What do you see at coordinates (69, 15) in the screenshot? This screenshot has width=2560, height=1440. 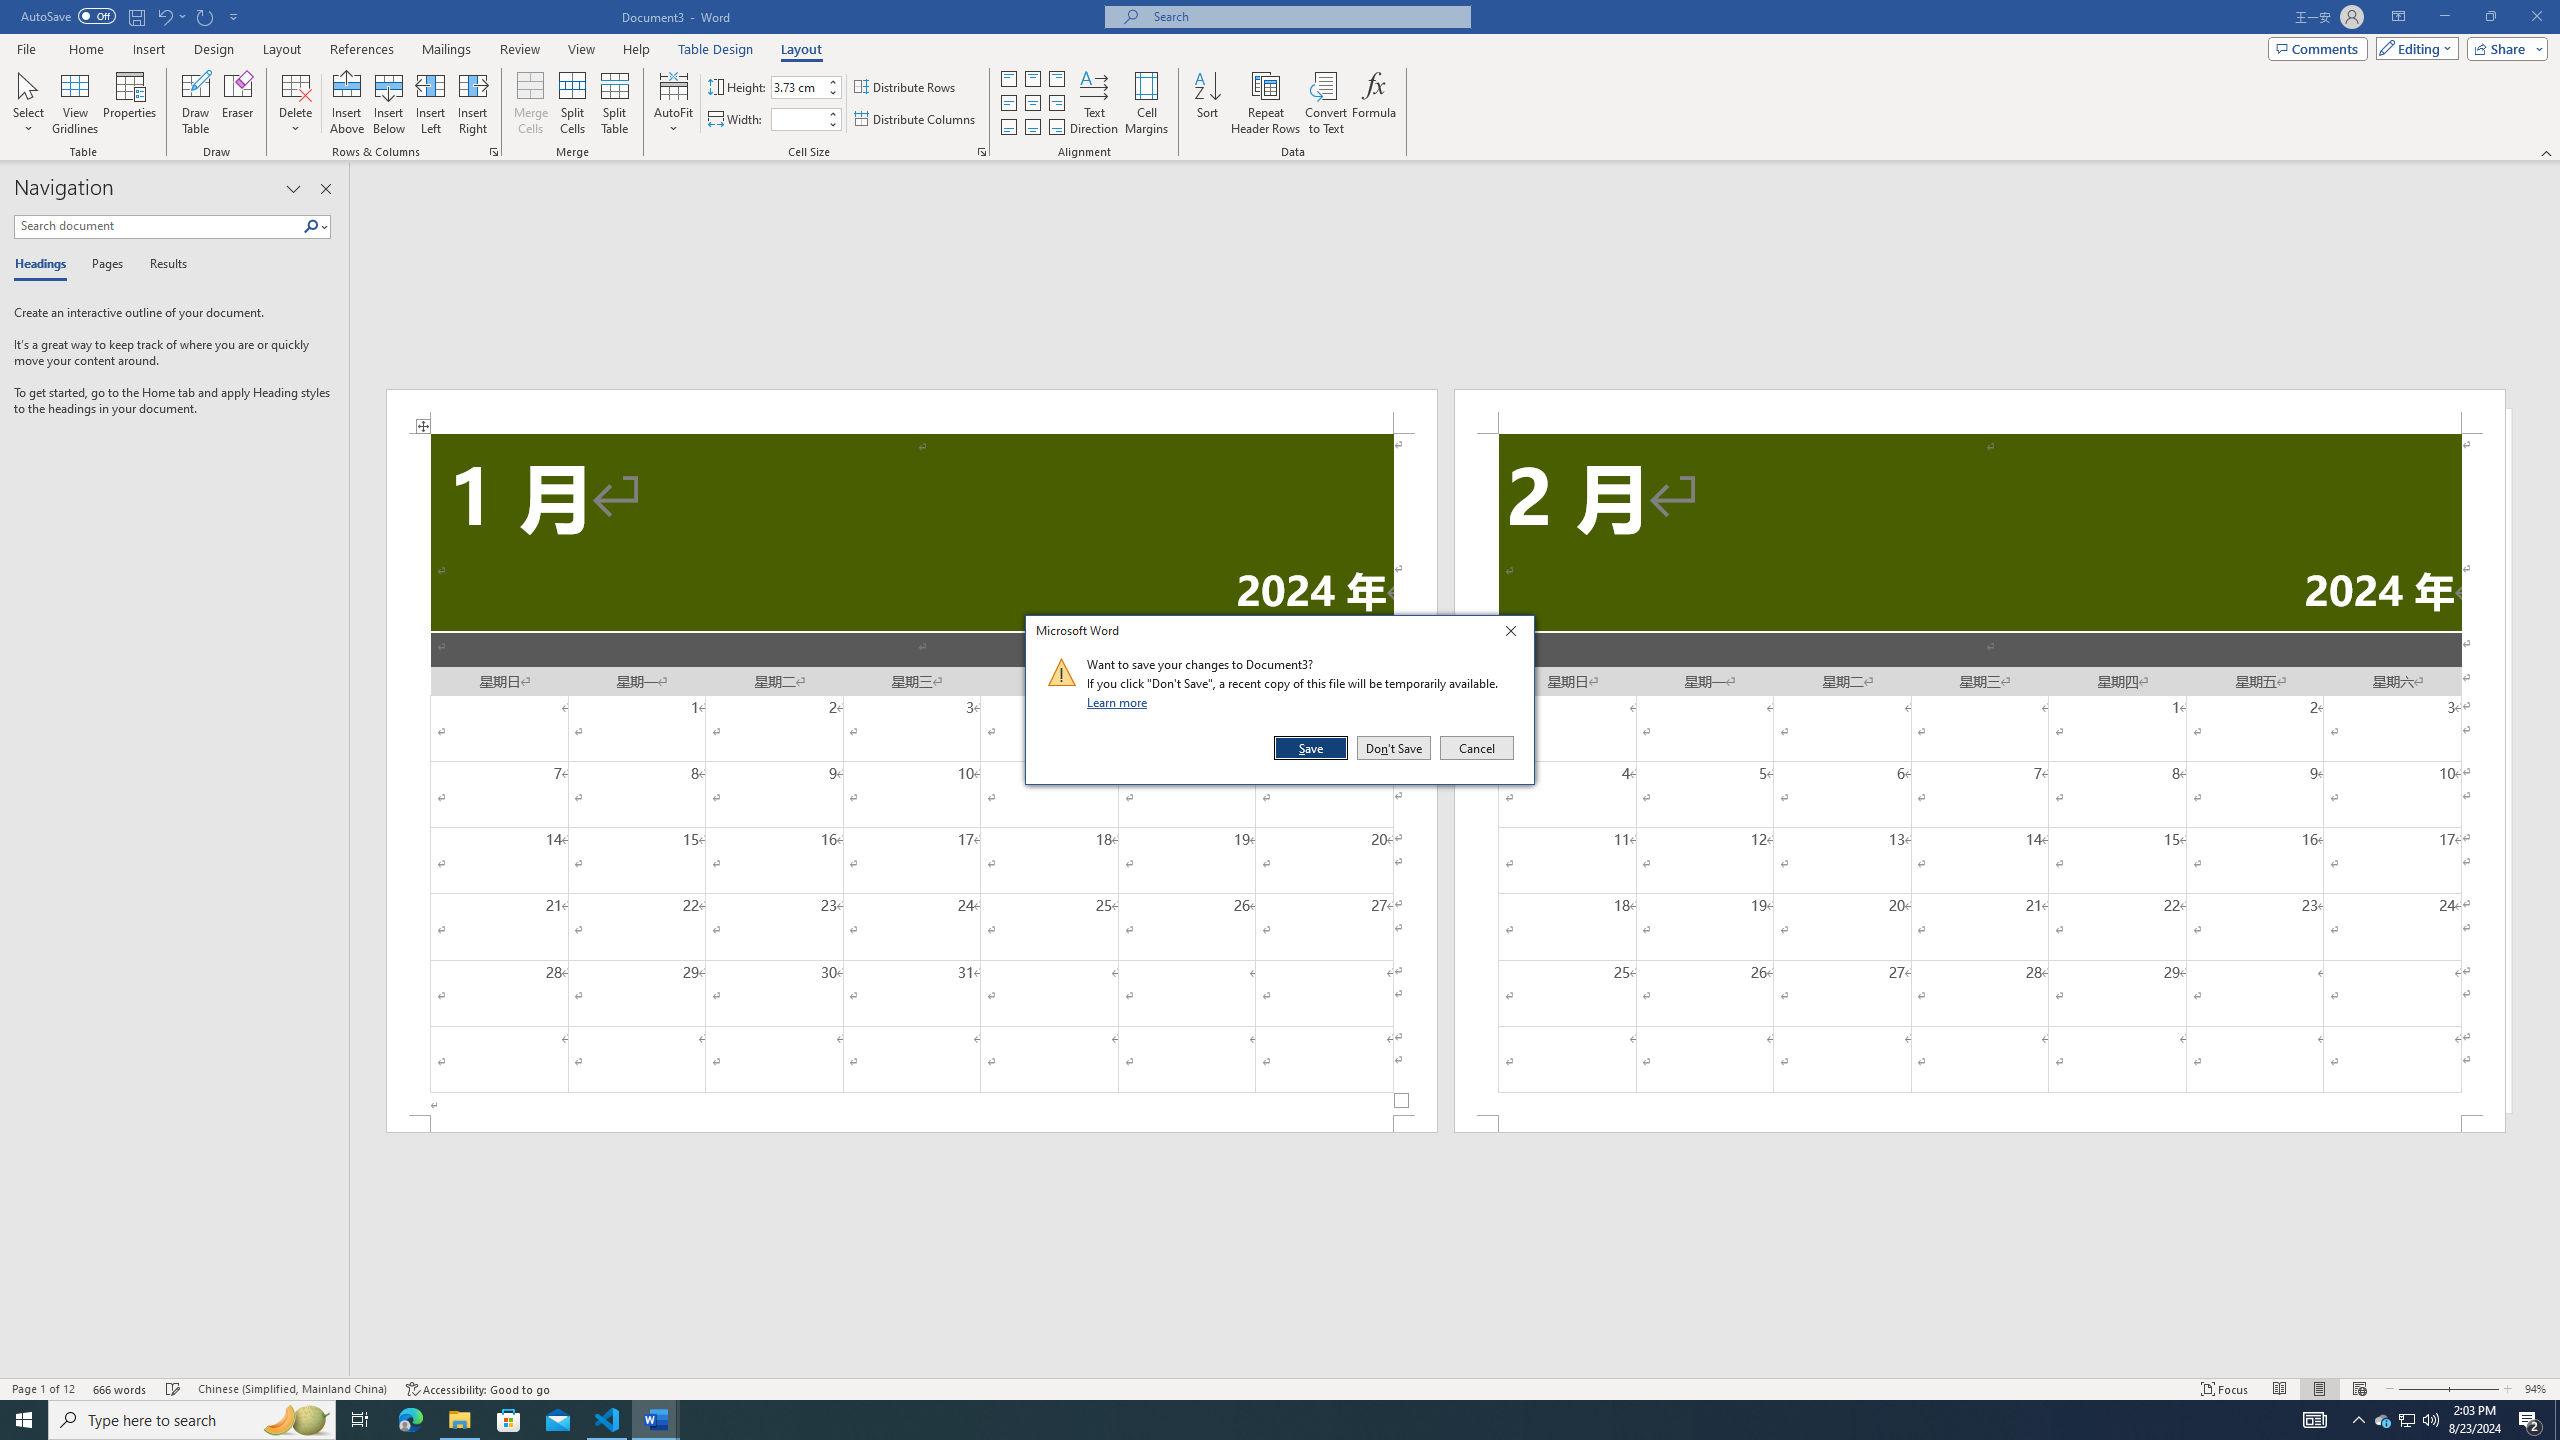 I see `'AutoSave'` at bounding box center [69, 15].